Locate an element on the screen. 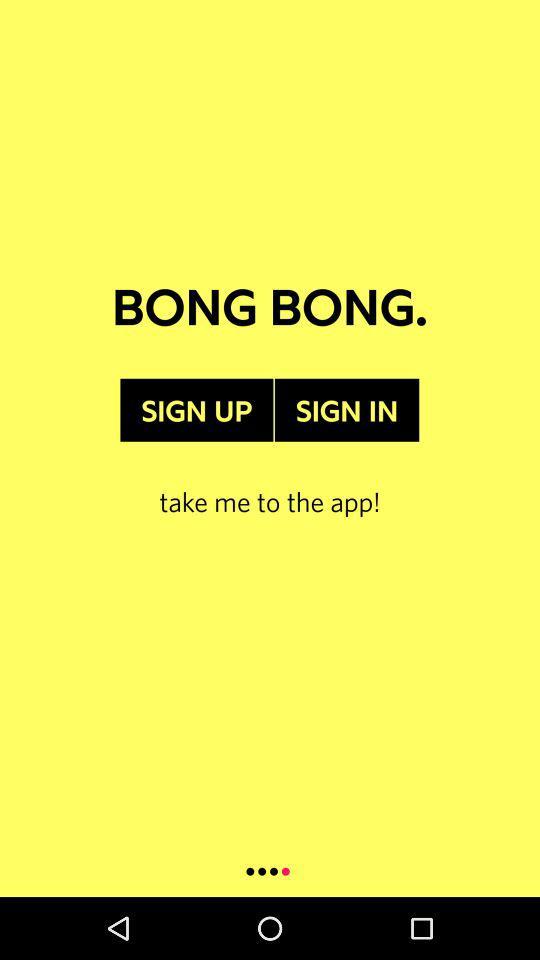 This screenshot has width=540, height=960. item below the bong bong. item is located at coordinates (346, 409).